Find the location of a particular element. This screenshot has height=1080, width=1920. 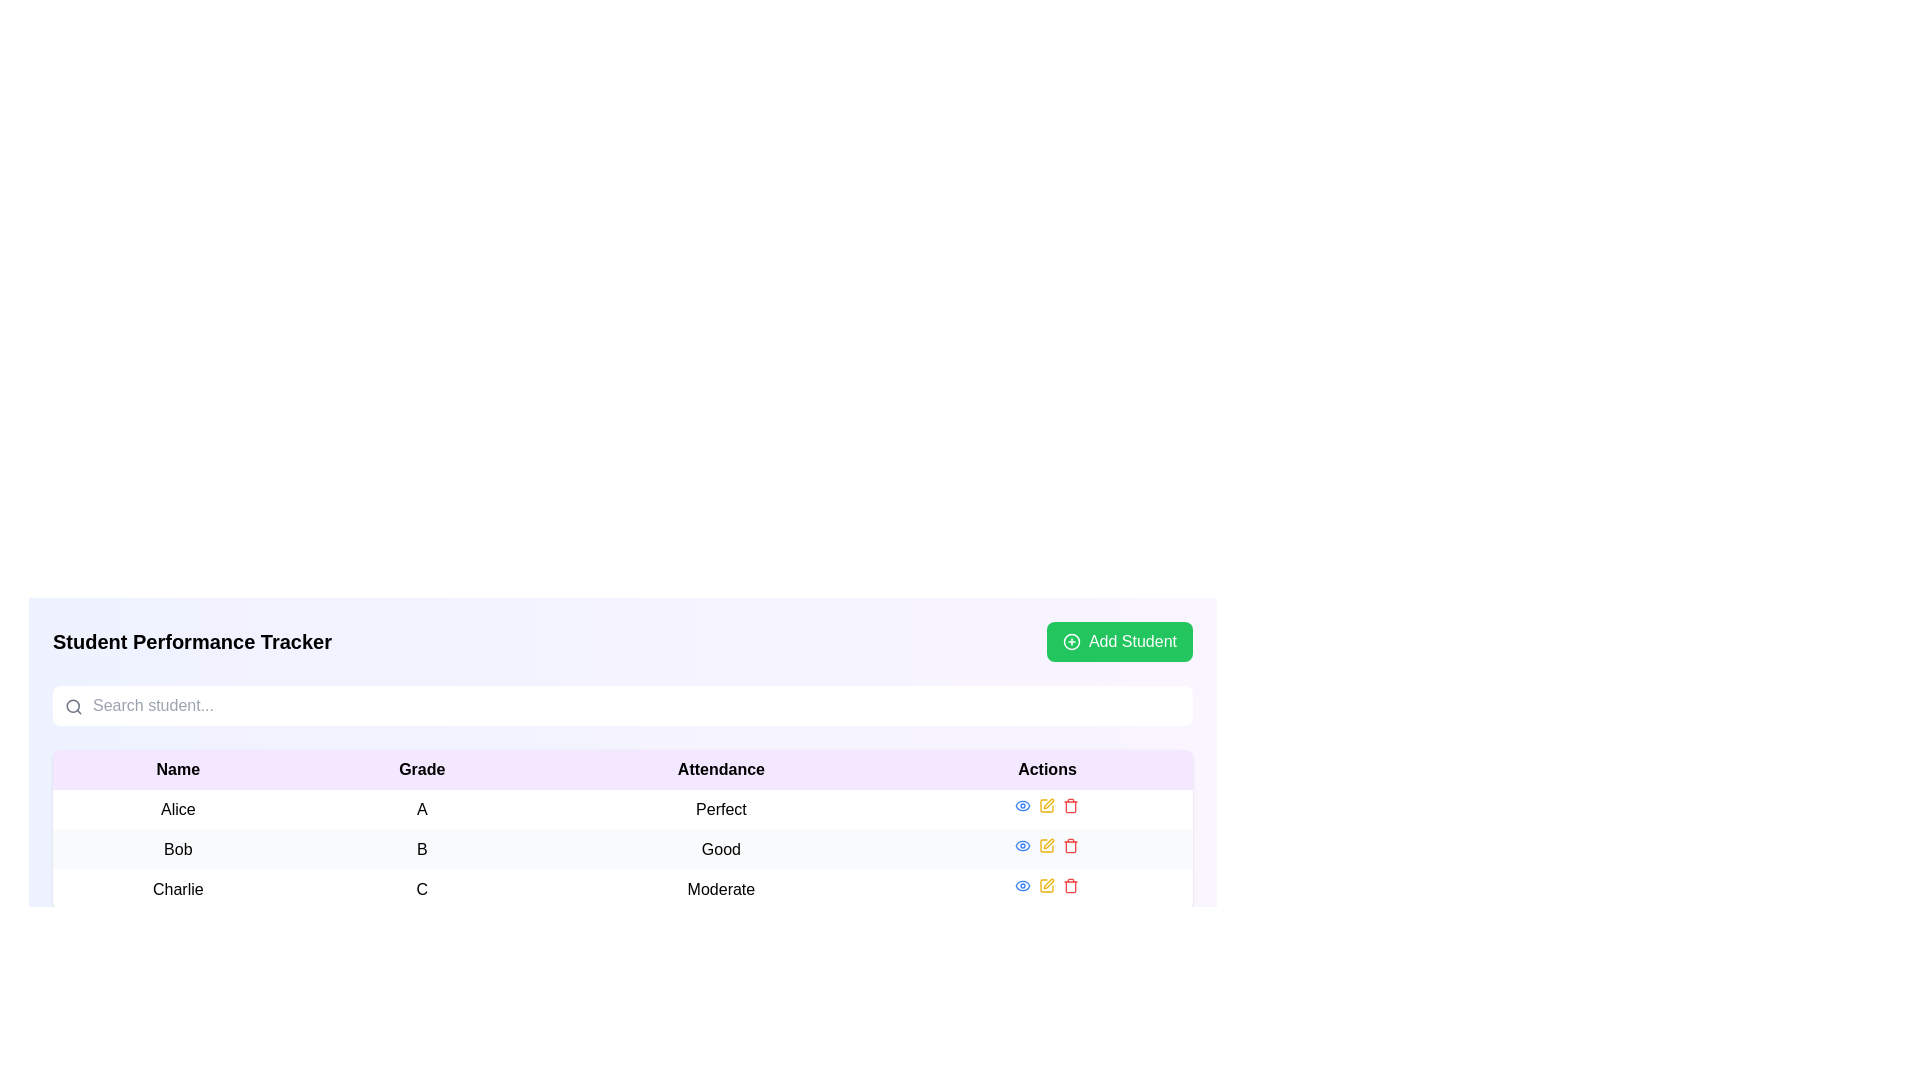

the yellow pencil icon button in the last row of the table under the 'Actions' column to initiate edit functionality is located at coordinates (1046, 885).